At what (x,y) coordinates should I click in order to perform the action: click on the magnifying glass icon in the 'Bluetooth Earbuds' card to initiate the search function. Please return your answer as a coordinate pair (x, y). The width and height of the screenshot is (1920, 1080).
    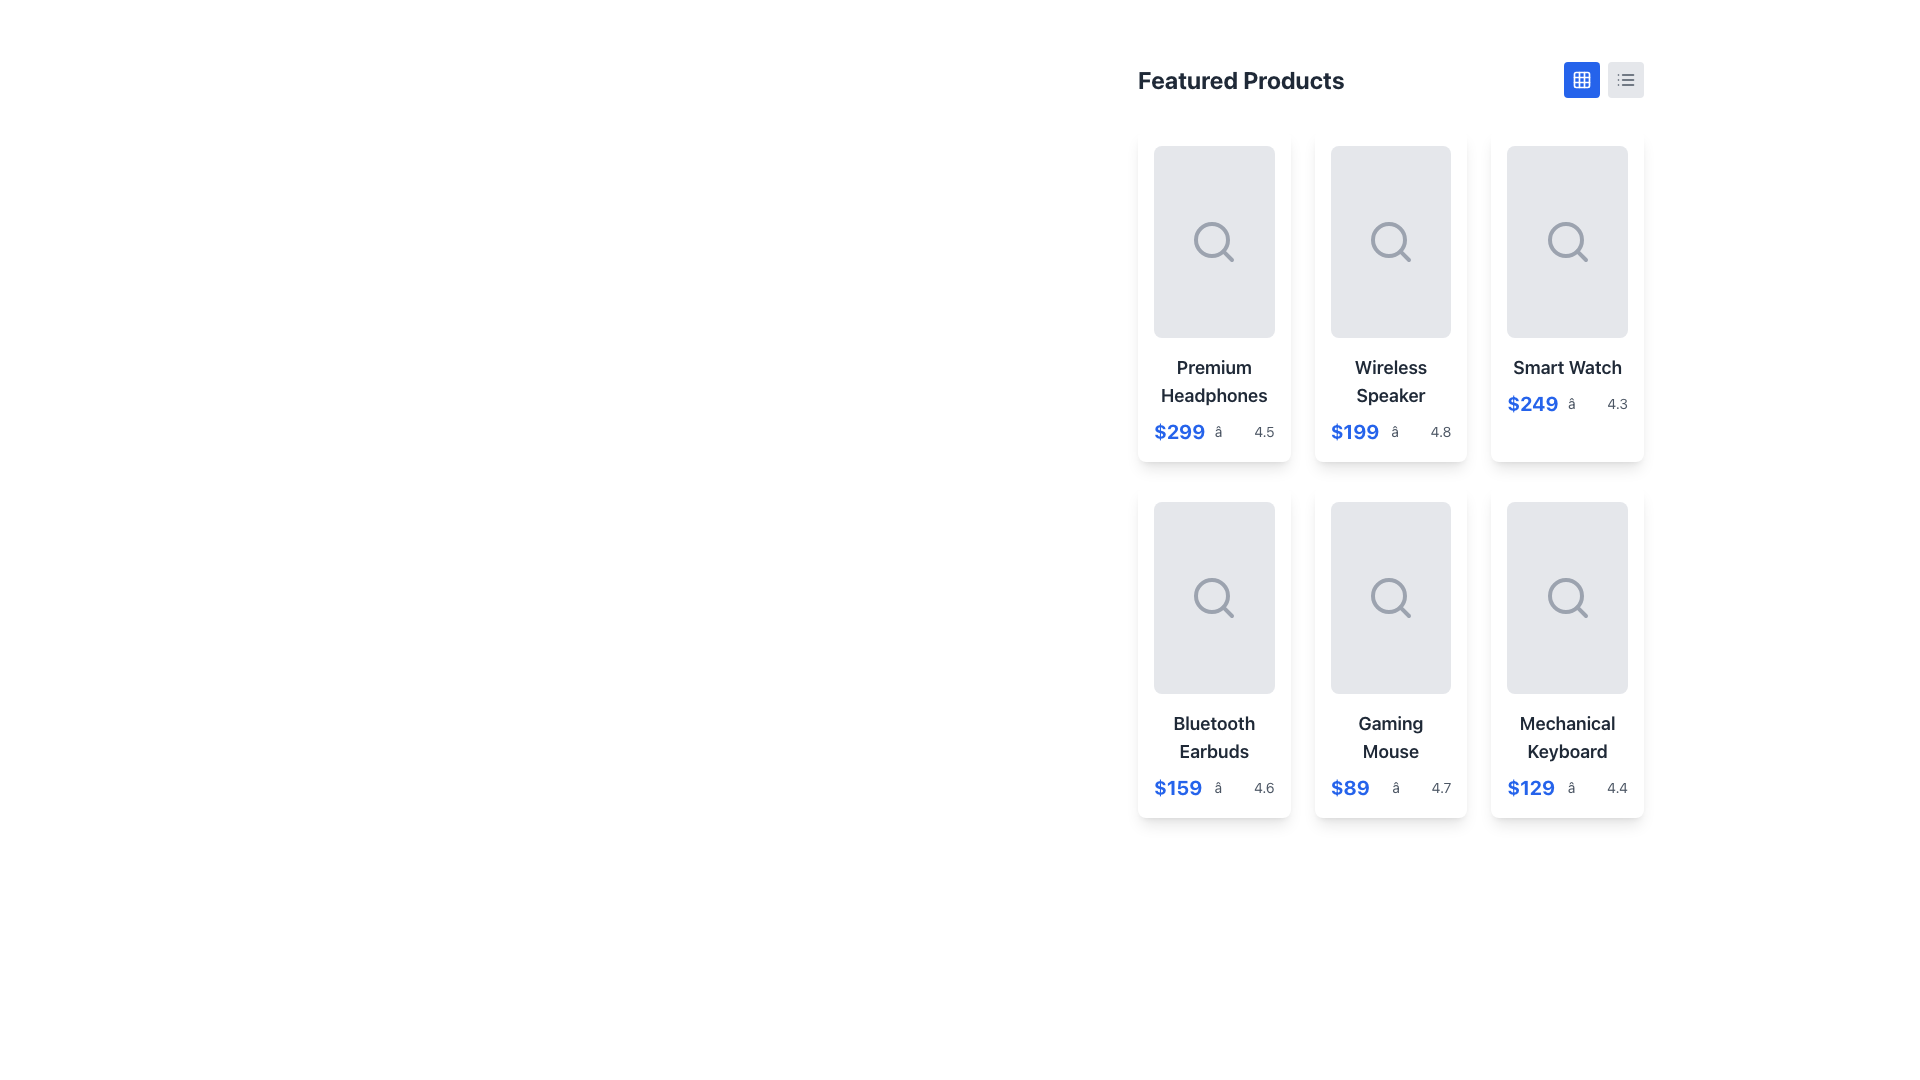
    Looking at the image, I should click on (1213, 596).